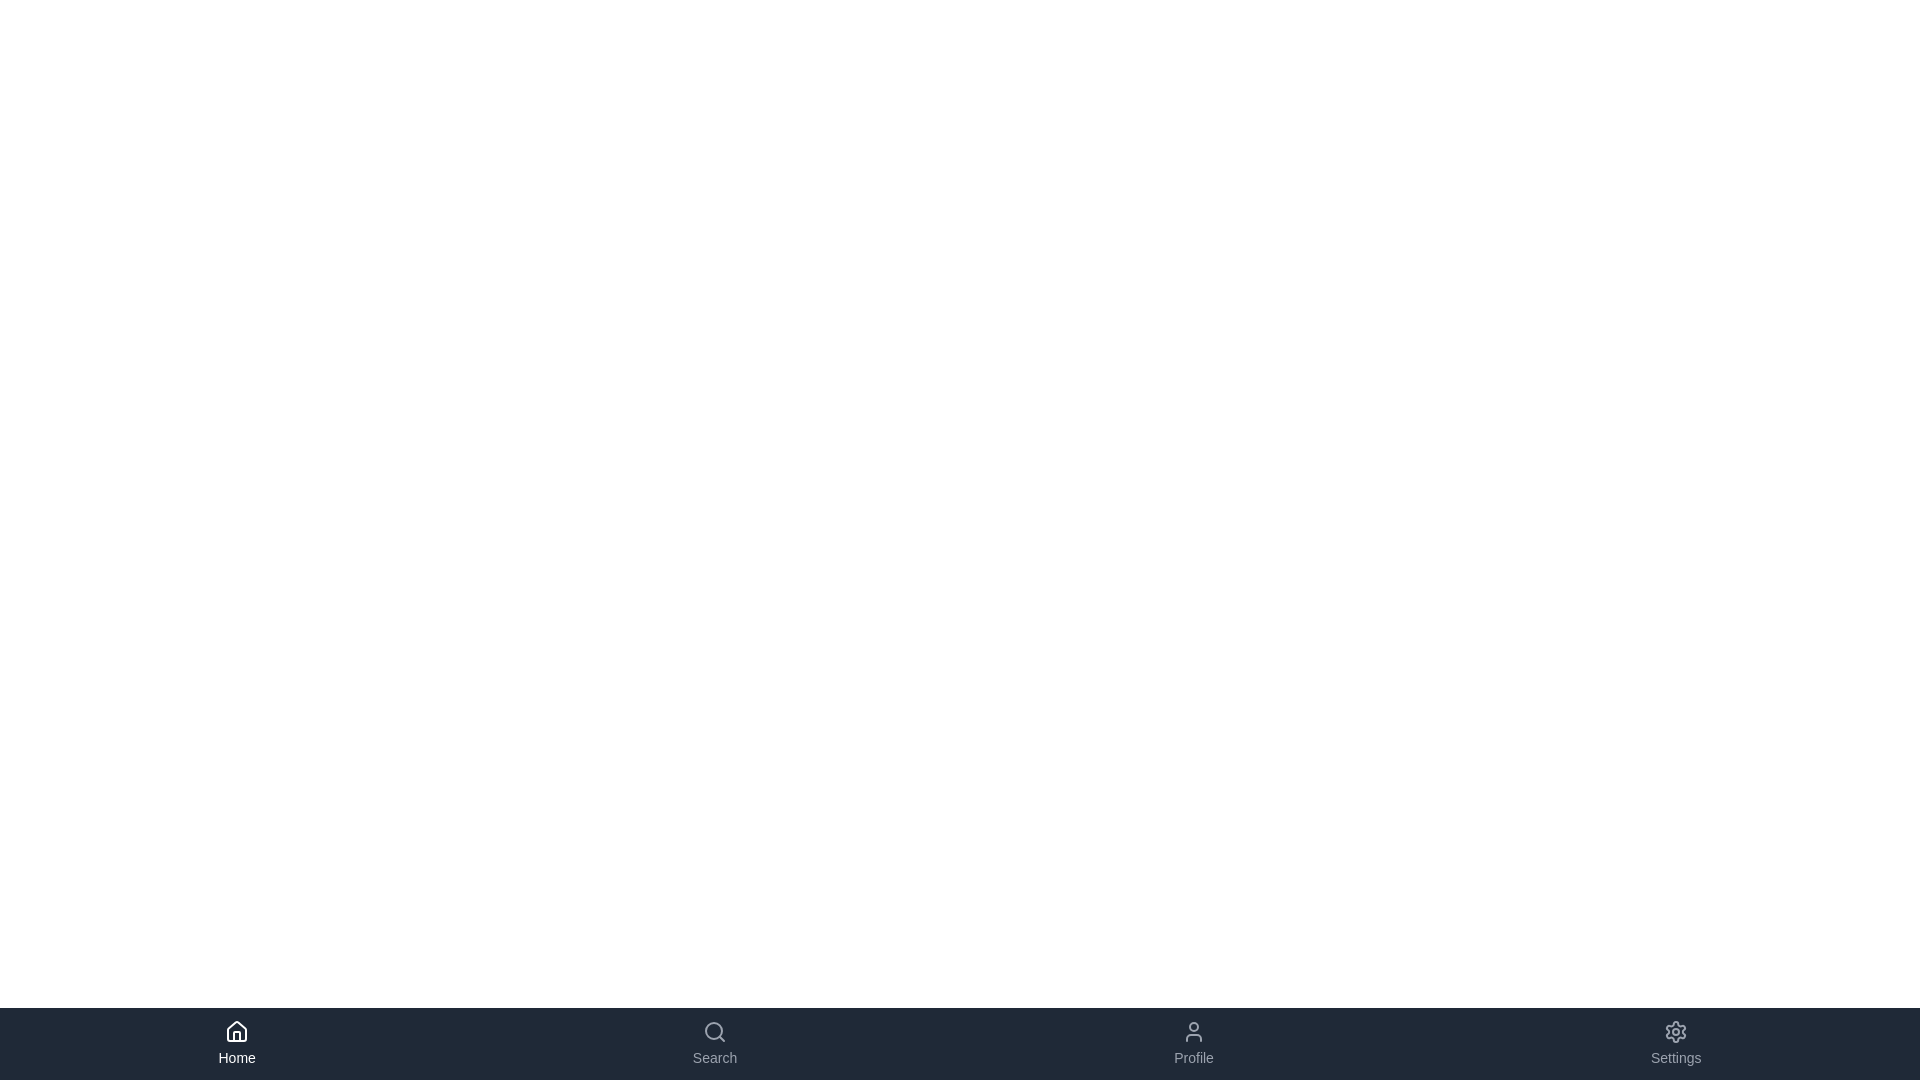 The height and width of the screenshot is (1080, 1920). I want to click on text content of the 'Search' label located in the bottom navigation bar, positioned below the magnifying glass icon, so click(715, 1056).